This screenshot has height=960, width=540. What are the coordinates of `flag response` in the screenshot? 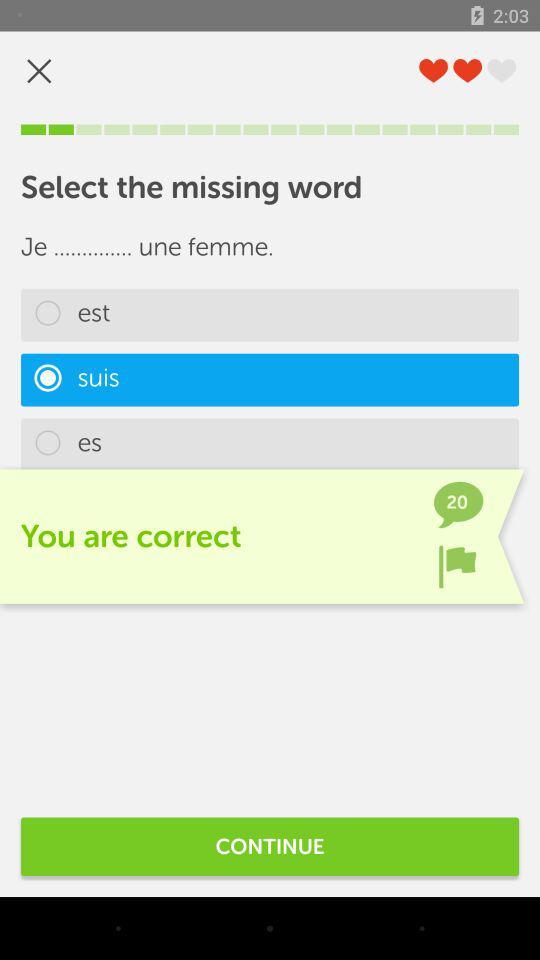 It's located at (457, 566).